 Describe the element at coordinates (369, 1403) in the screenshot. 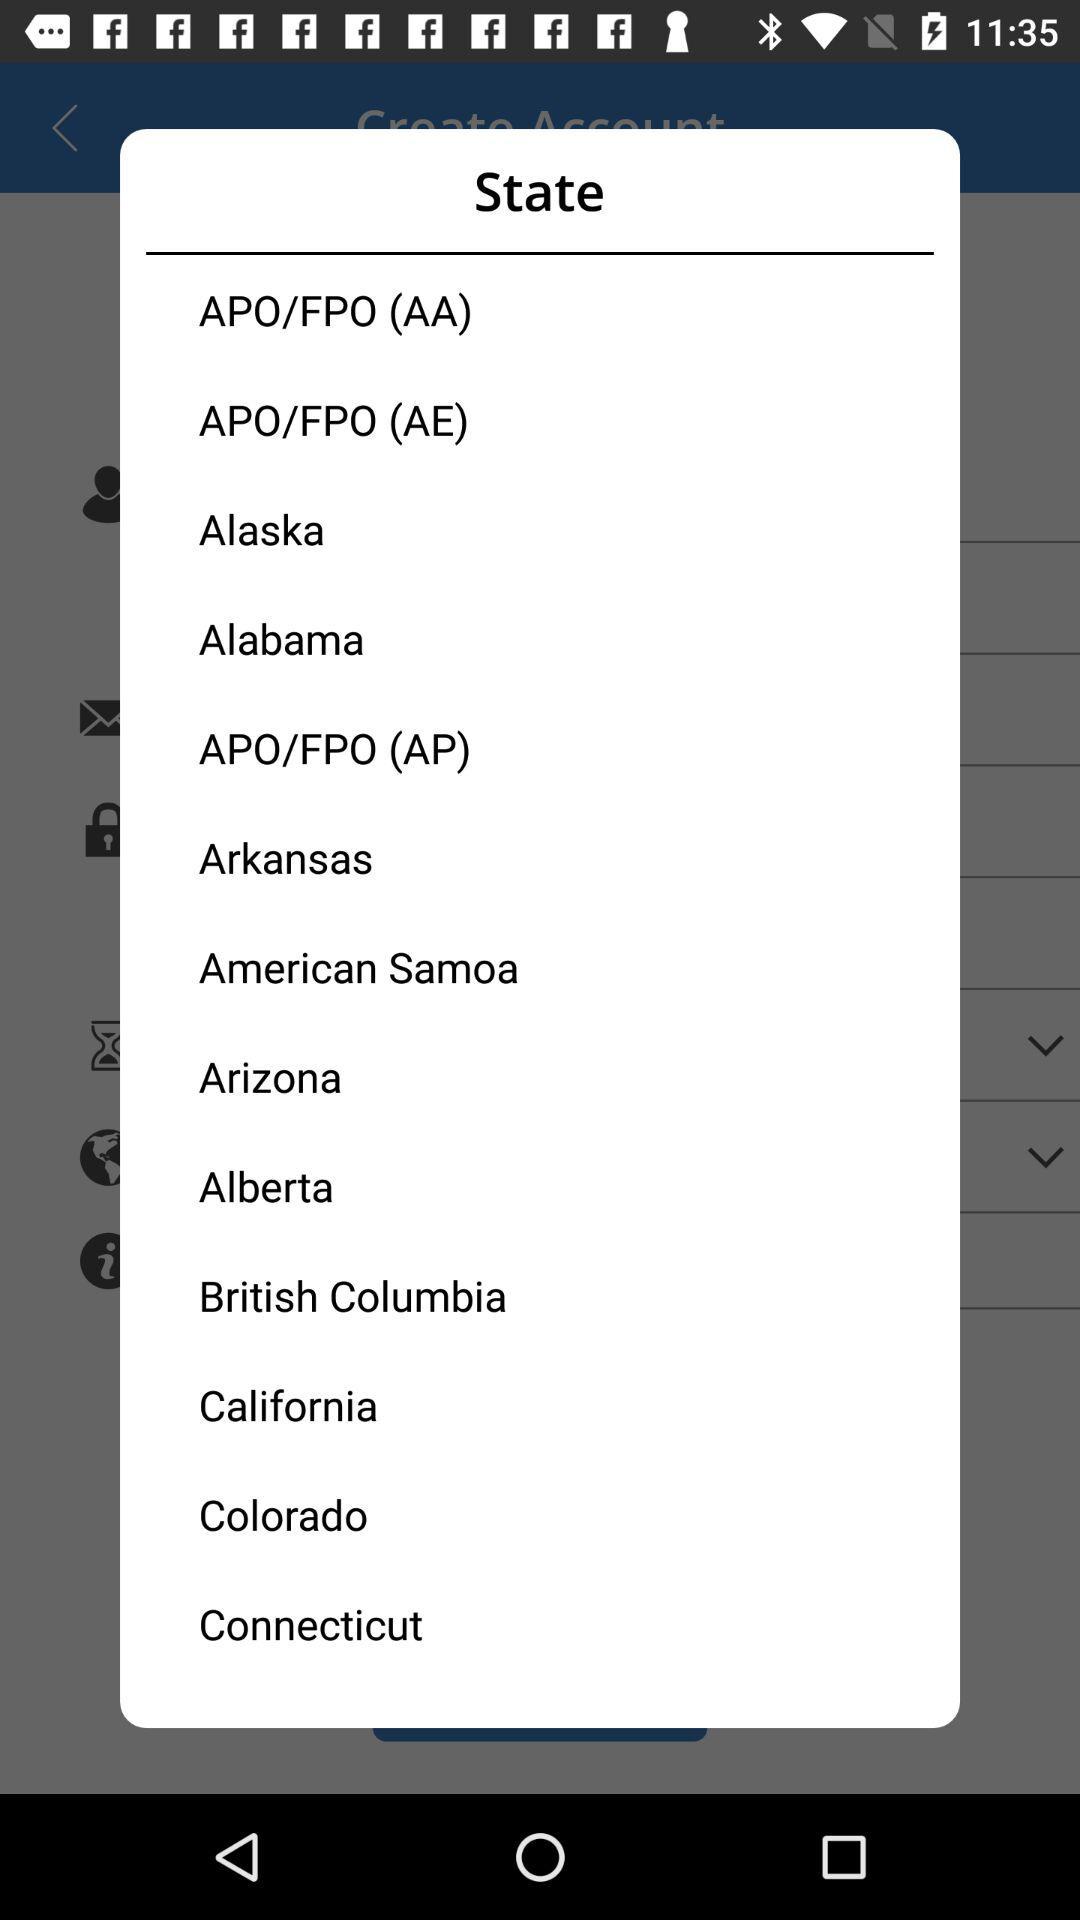

I see `california icon` at that location.